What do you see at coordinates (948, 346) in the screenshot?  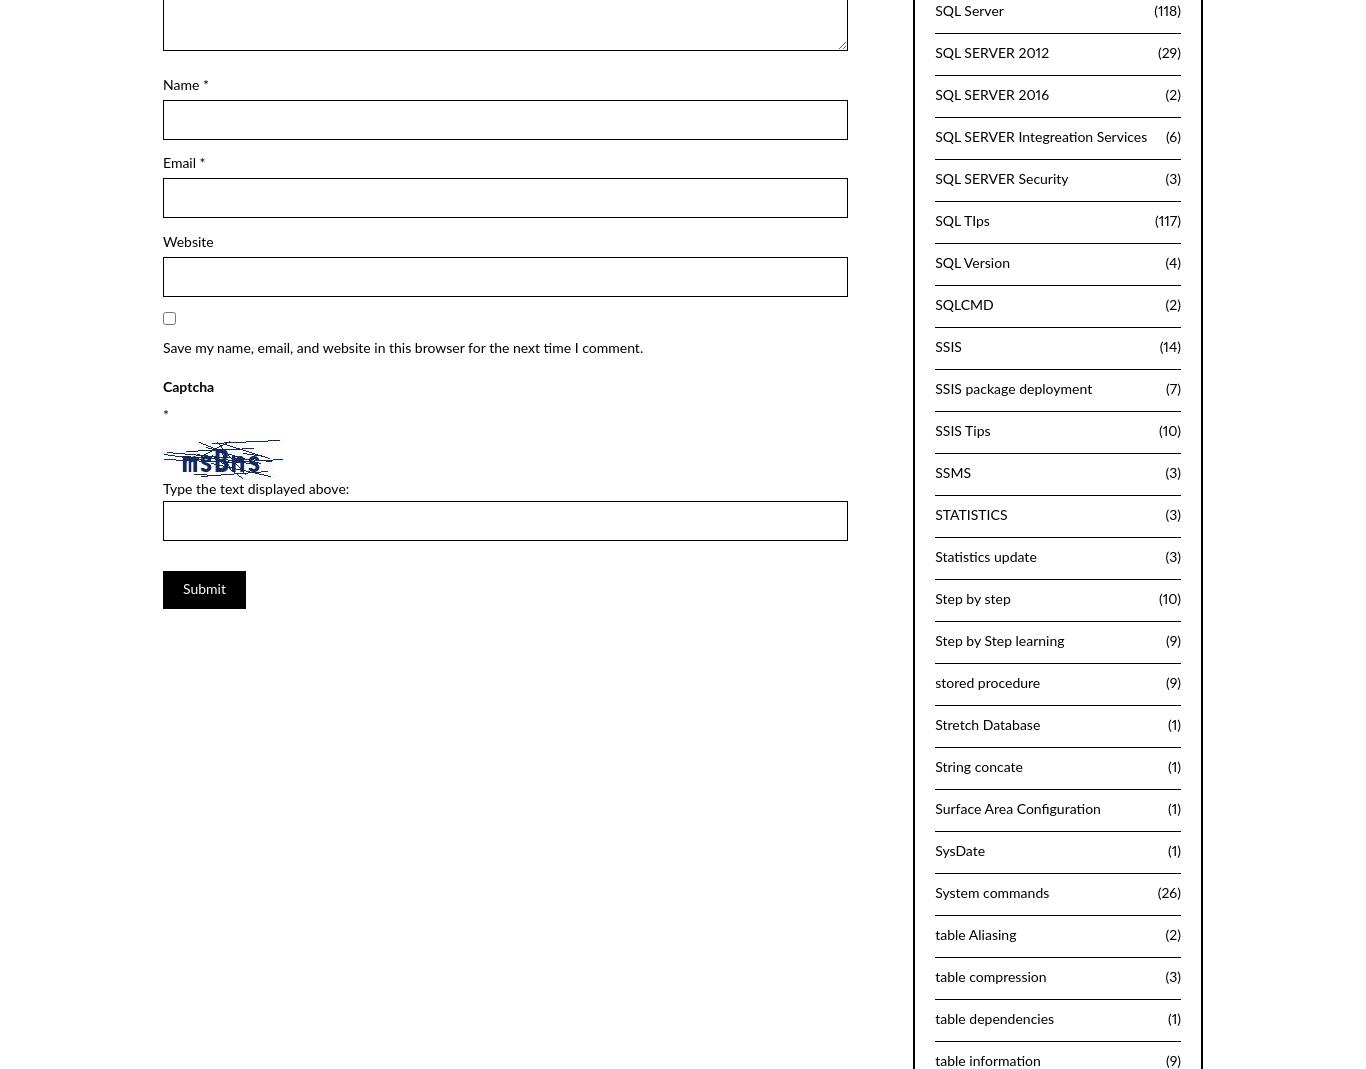 I see `'SSIS'` at bounding box center [948, 346].